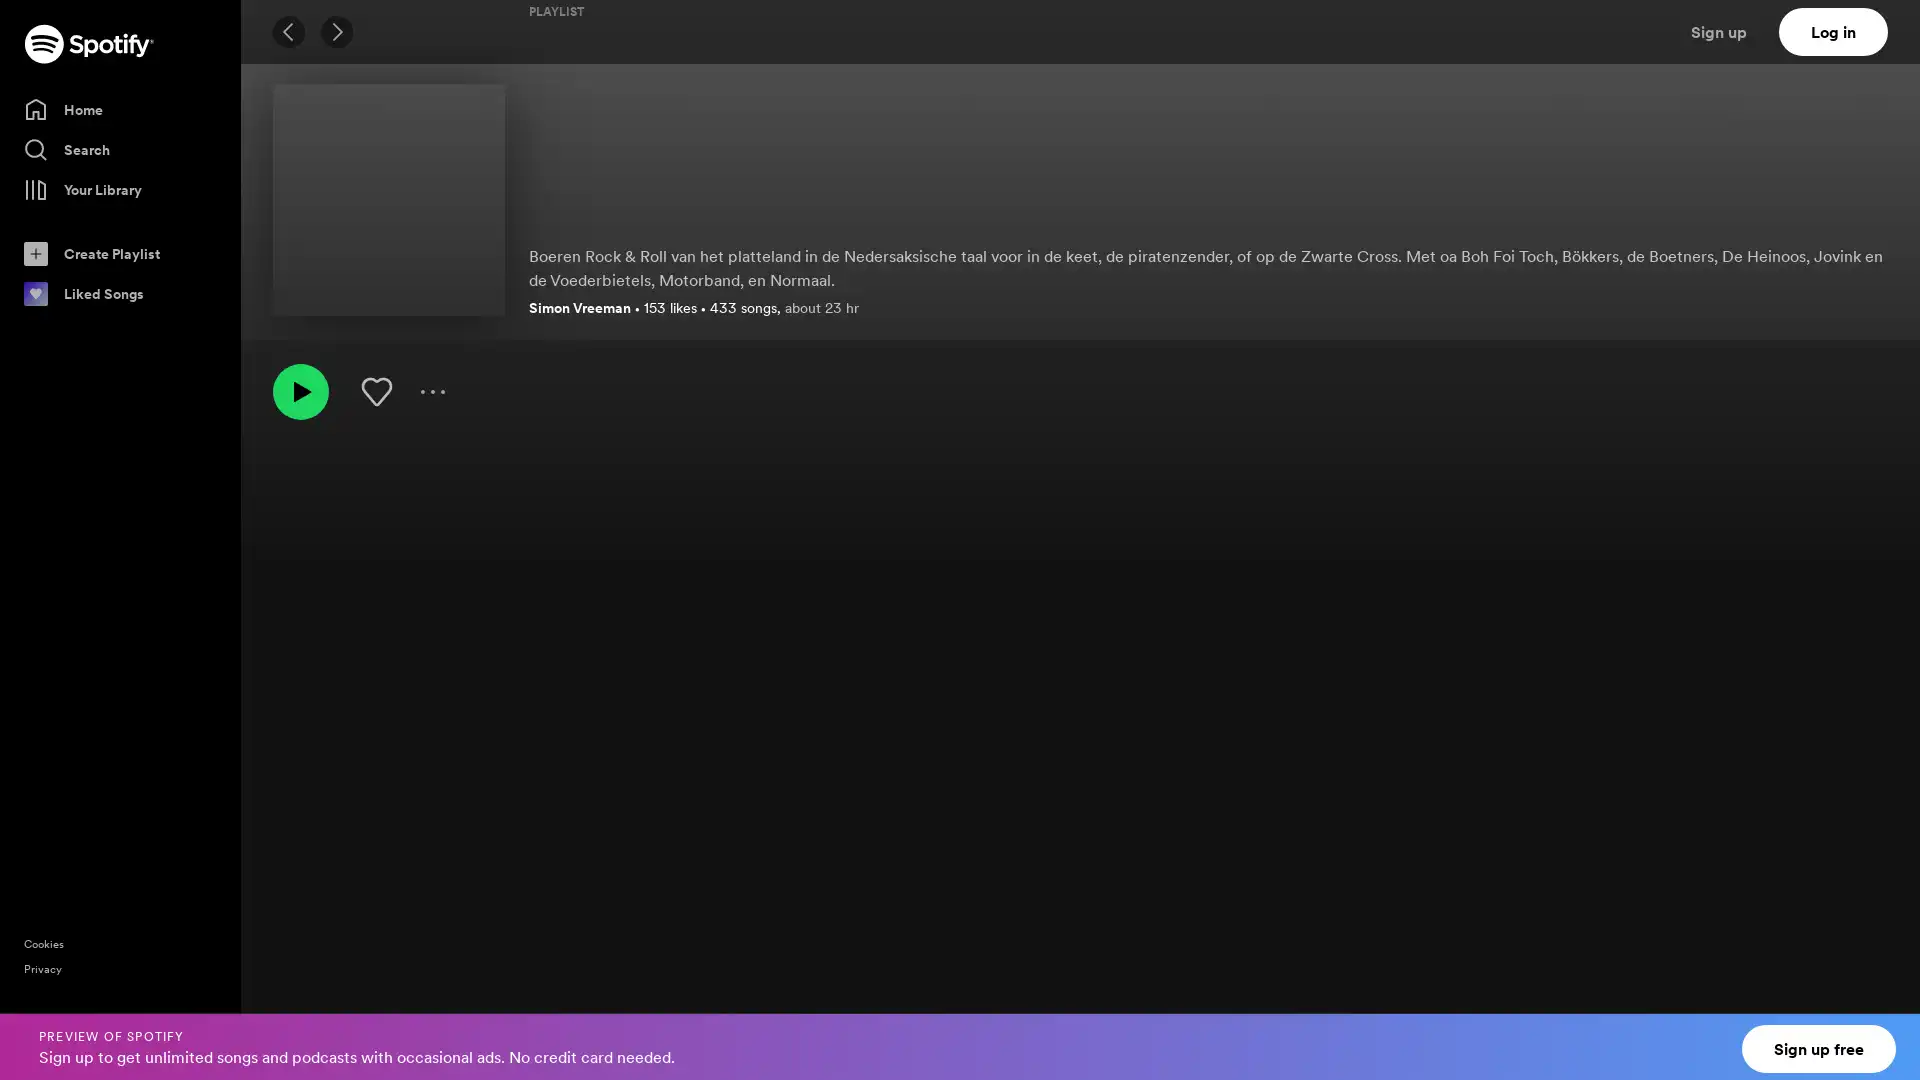 The width and height of the screenshot is (1920, 1080). Describe the element at coordinates (300, 392) in the screenshot. I see `Play  Olderwets hken, brekken en angoan |  platte.land` at that location.